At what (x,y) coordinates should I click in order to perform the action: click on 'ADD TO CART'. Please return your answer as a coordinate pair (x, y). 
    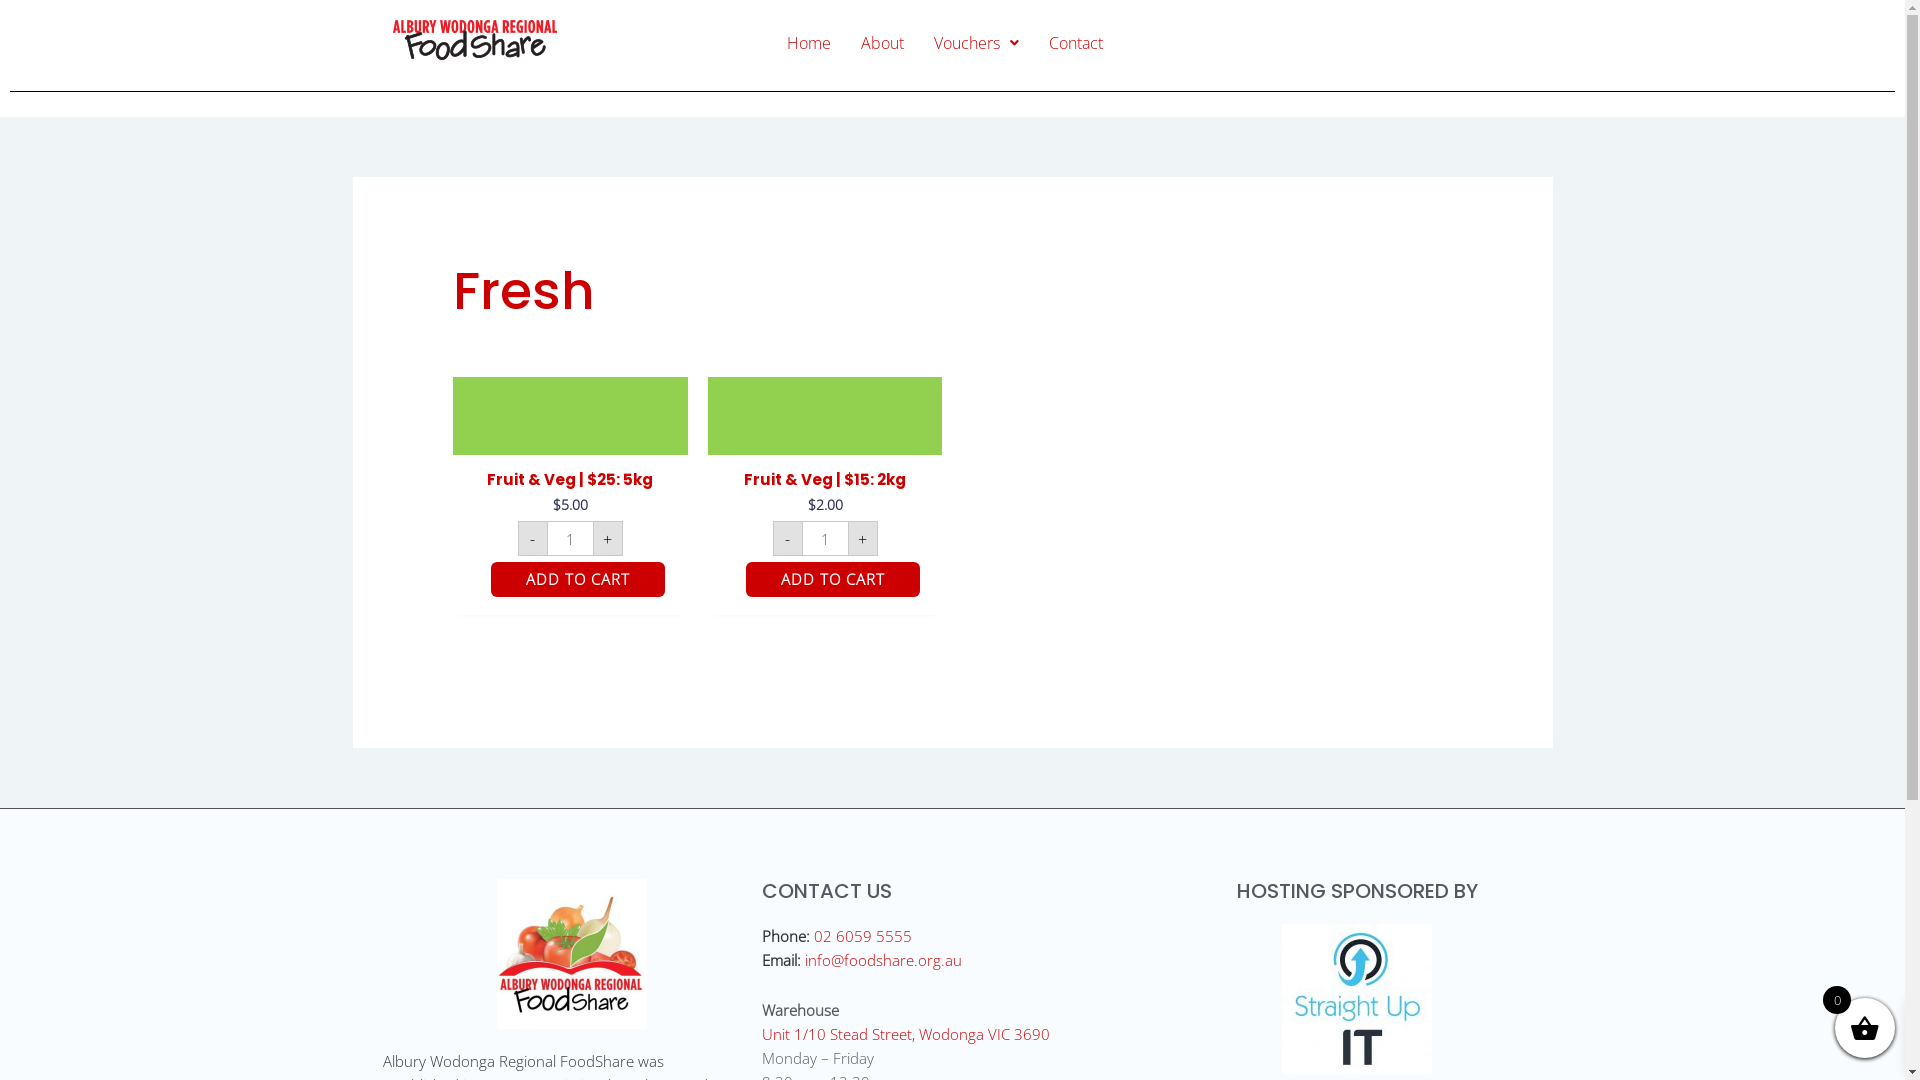
    Looking at the image, I should click on (576, 579).